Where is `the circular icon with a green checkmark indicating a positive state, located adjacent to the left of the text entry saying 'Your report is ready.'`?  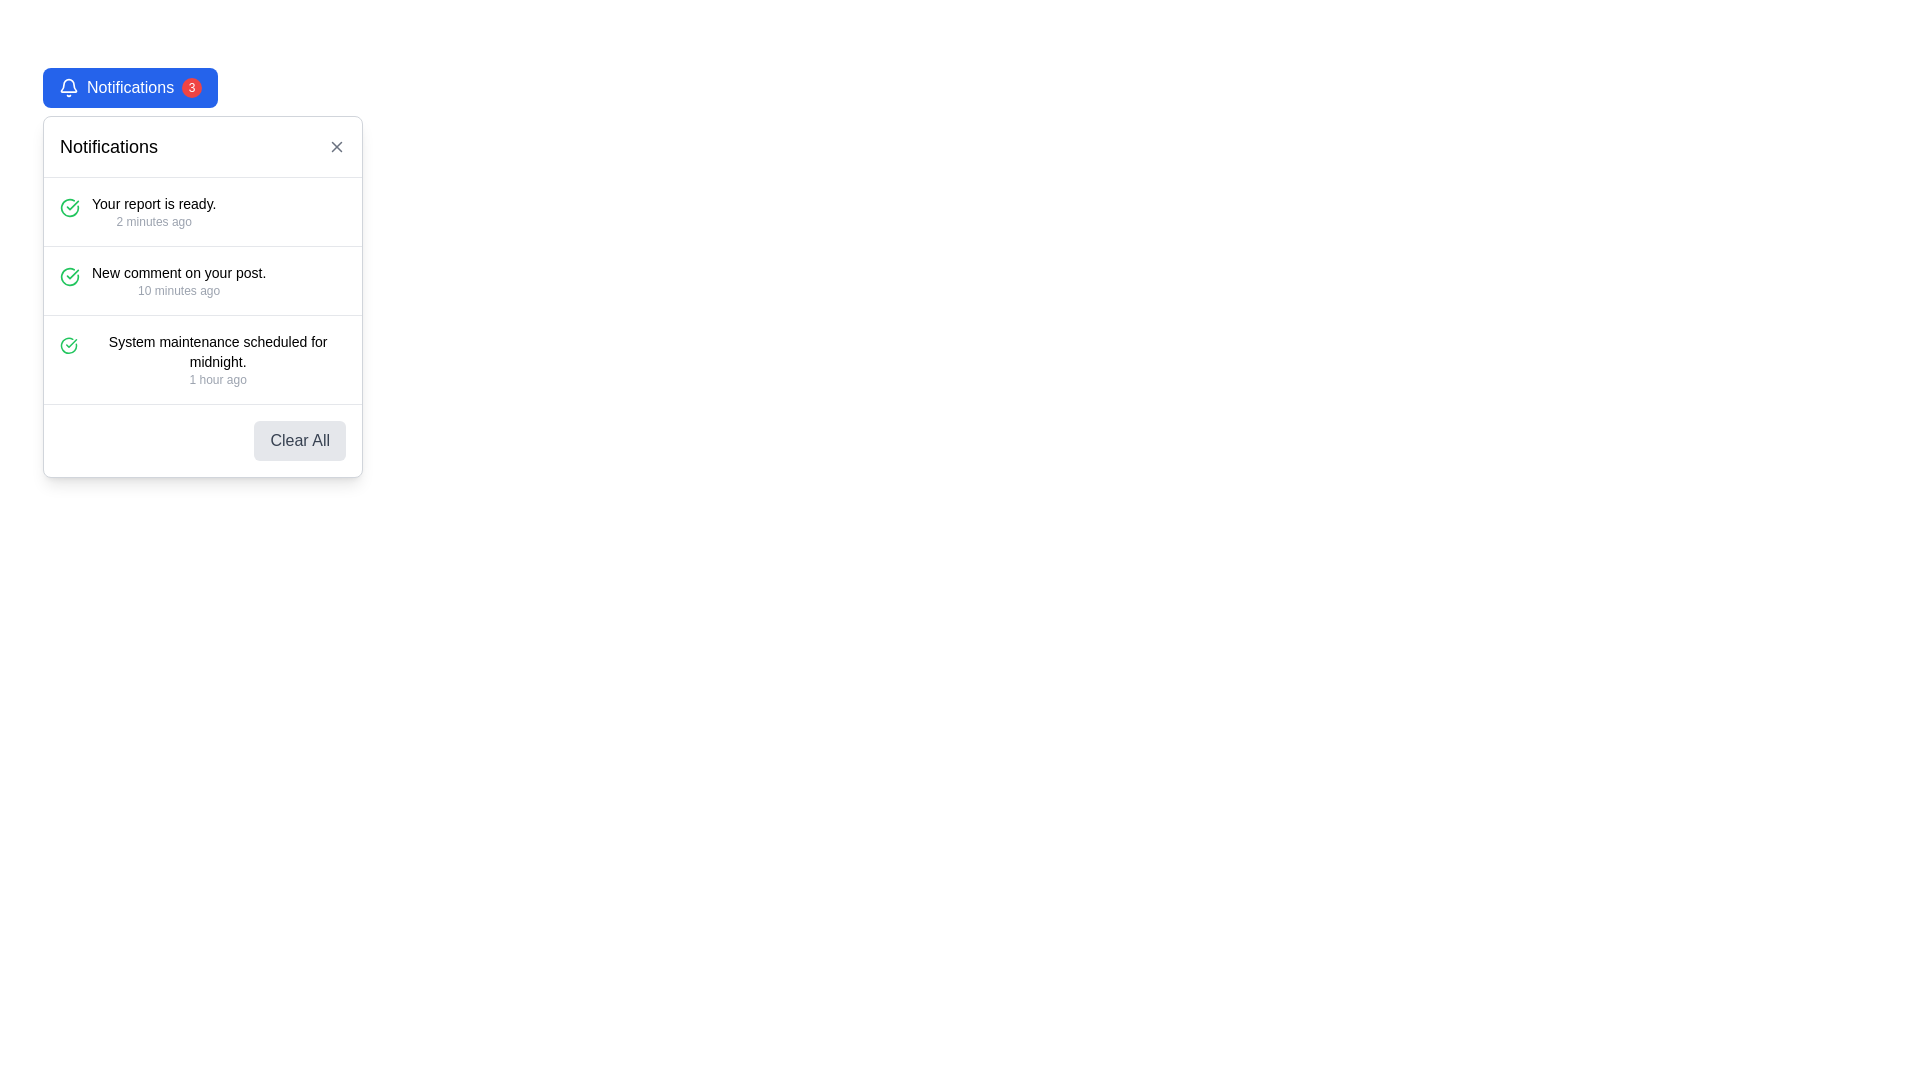 the circular icon with a green checkmark indicating a positive state, located adjacent to the left of the text entry saying 'Your report is ready.' is located at coordinates (70, 208).